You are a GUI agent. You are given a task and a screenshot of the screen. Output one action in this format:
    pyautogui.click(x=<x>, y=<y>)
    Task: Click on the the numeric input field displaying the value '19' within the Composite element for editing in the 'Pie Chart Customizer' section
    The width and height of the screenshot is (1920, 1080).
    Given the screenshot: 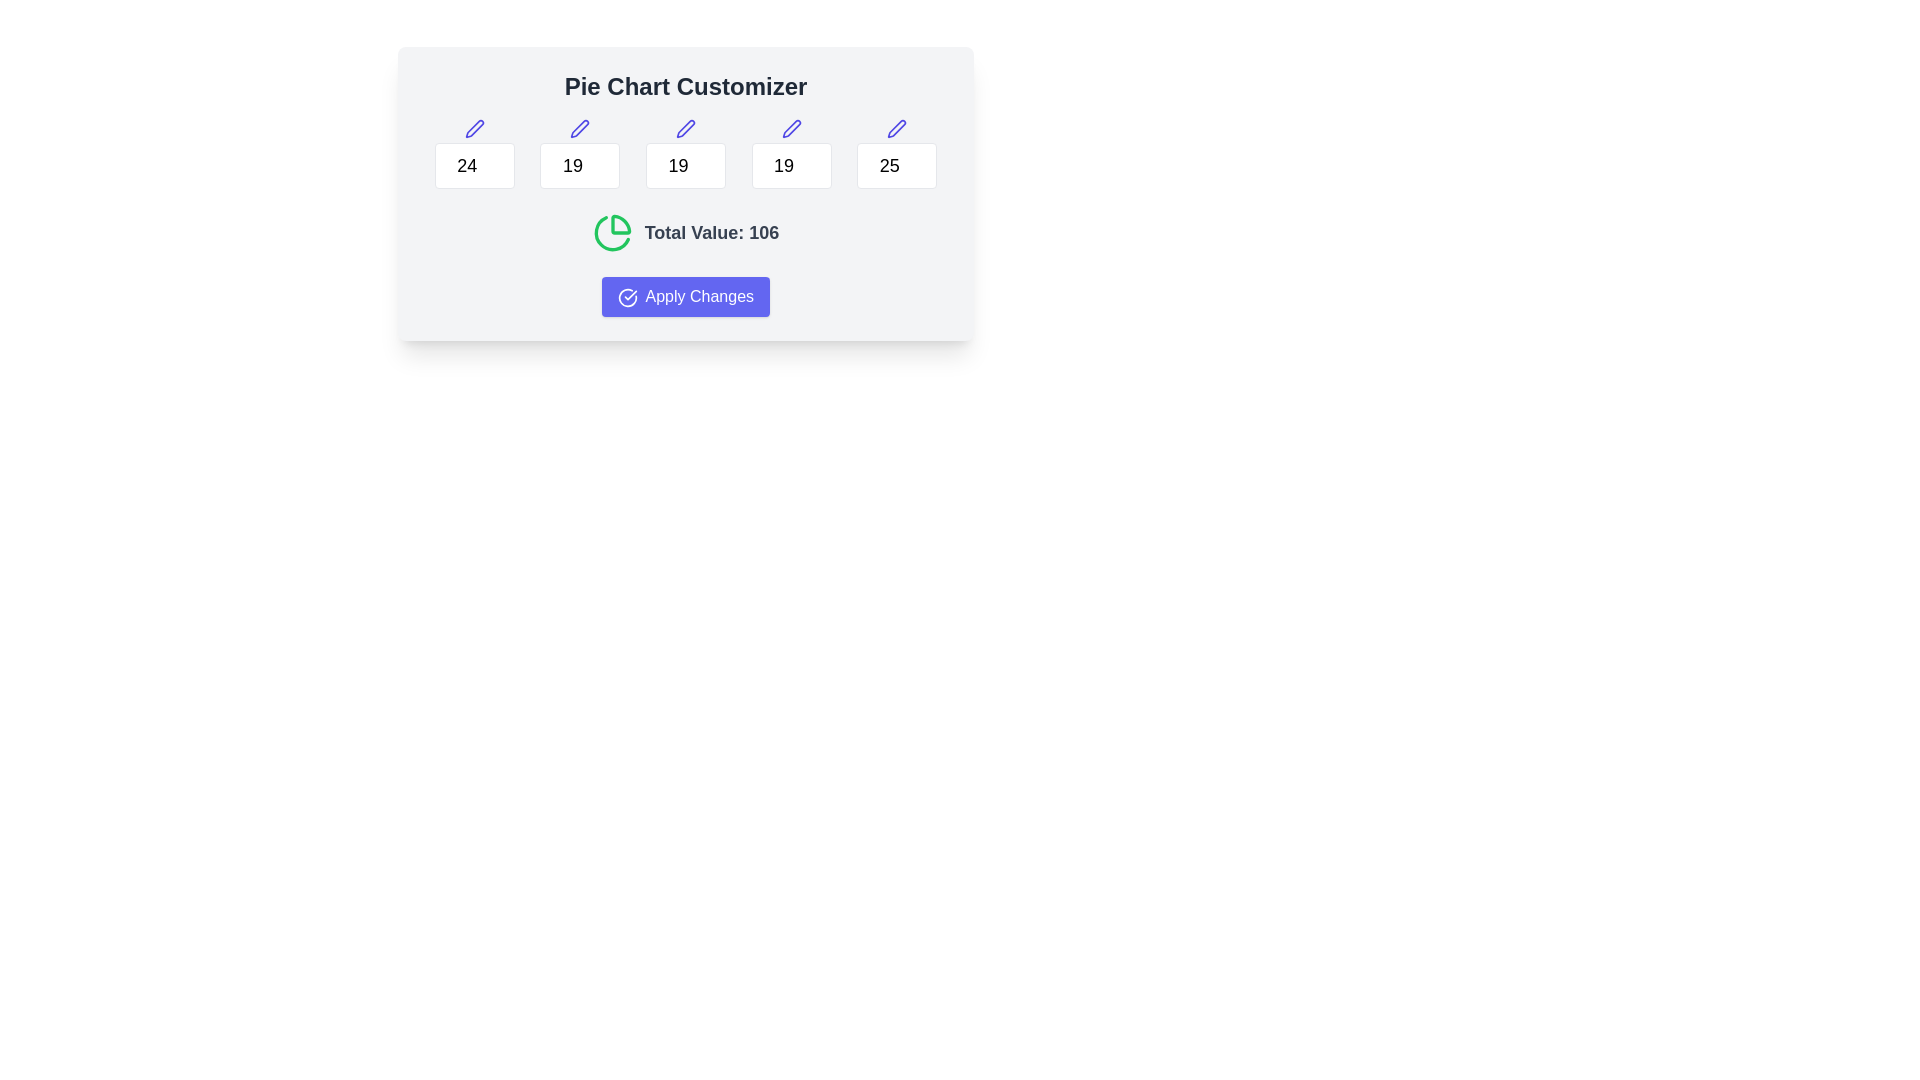 What is the action you would take?
    pyautogui.click(x=579, y=153)
    